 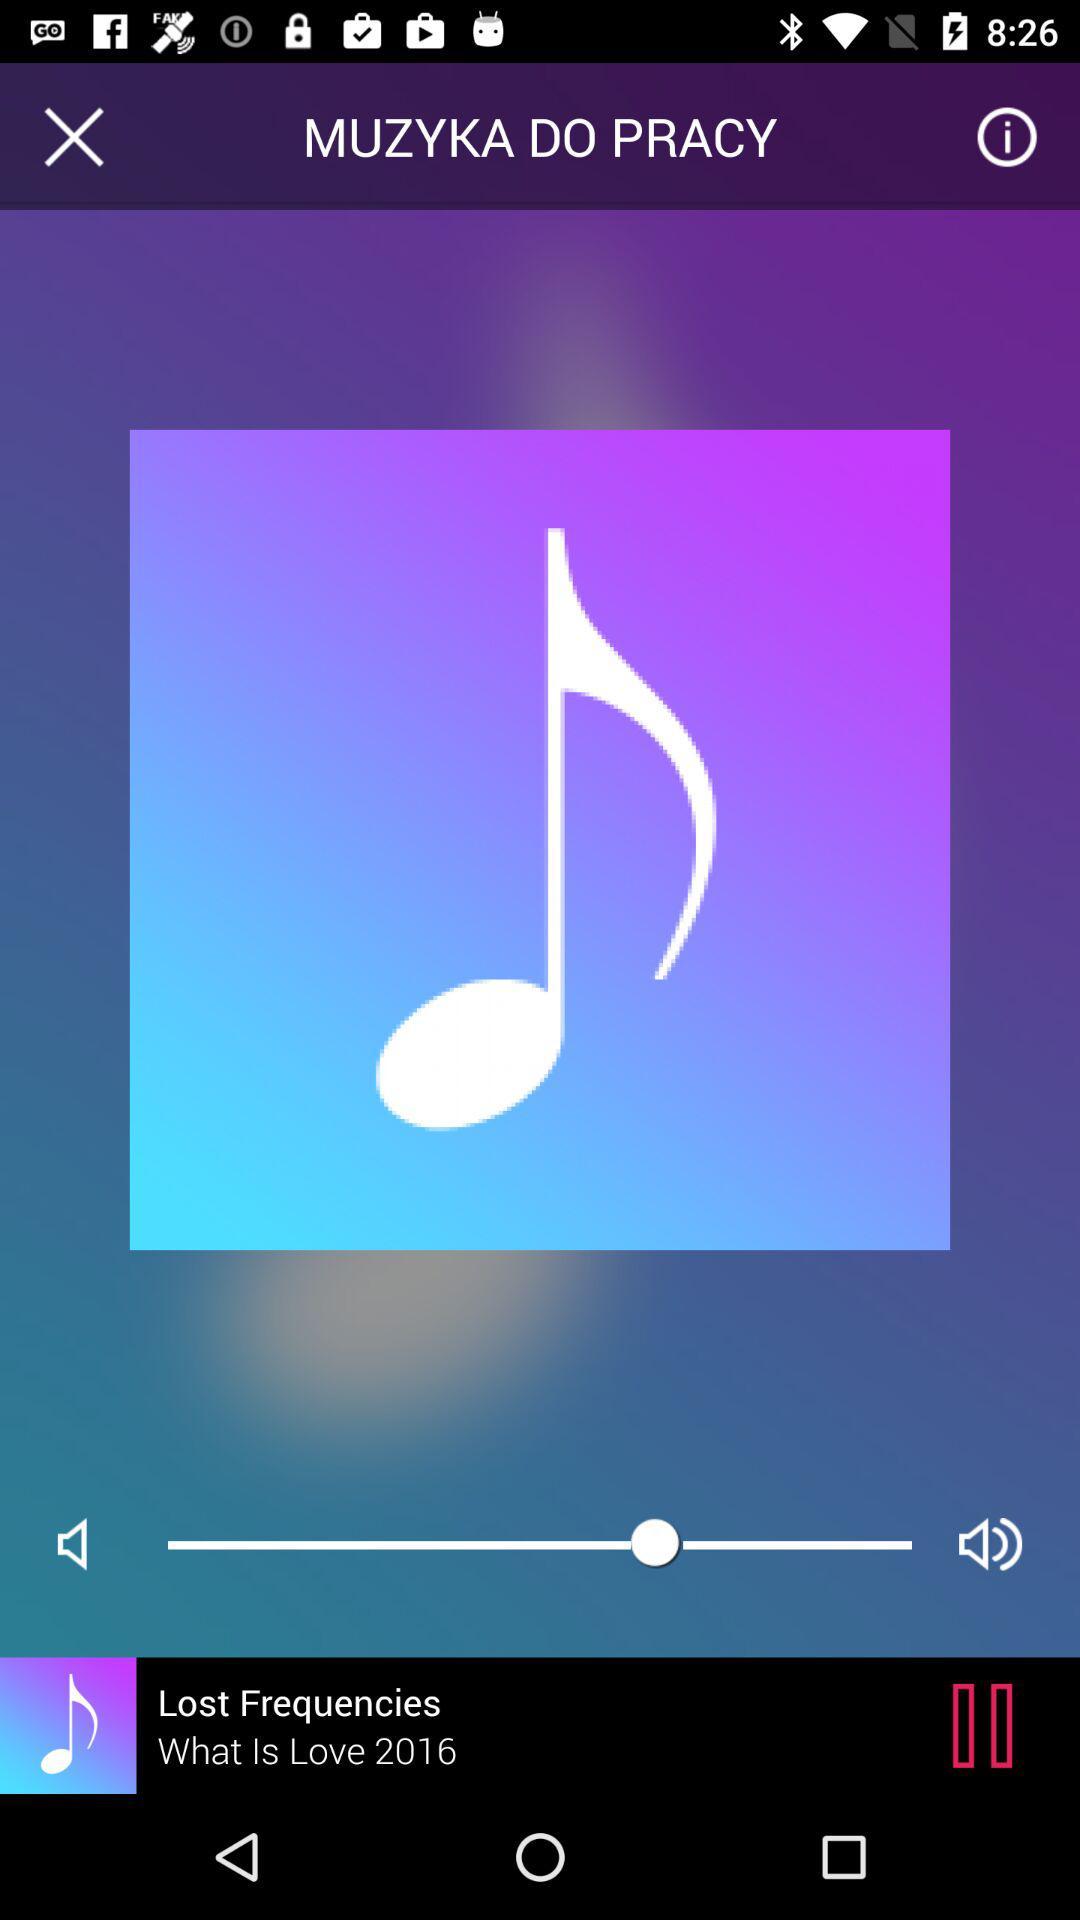 What do you see at coordinates (990, 1543) in the screenshot?
I see `the volume icon` at bounding box center [990, 1543].